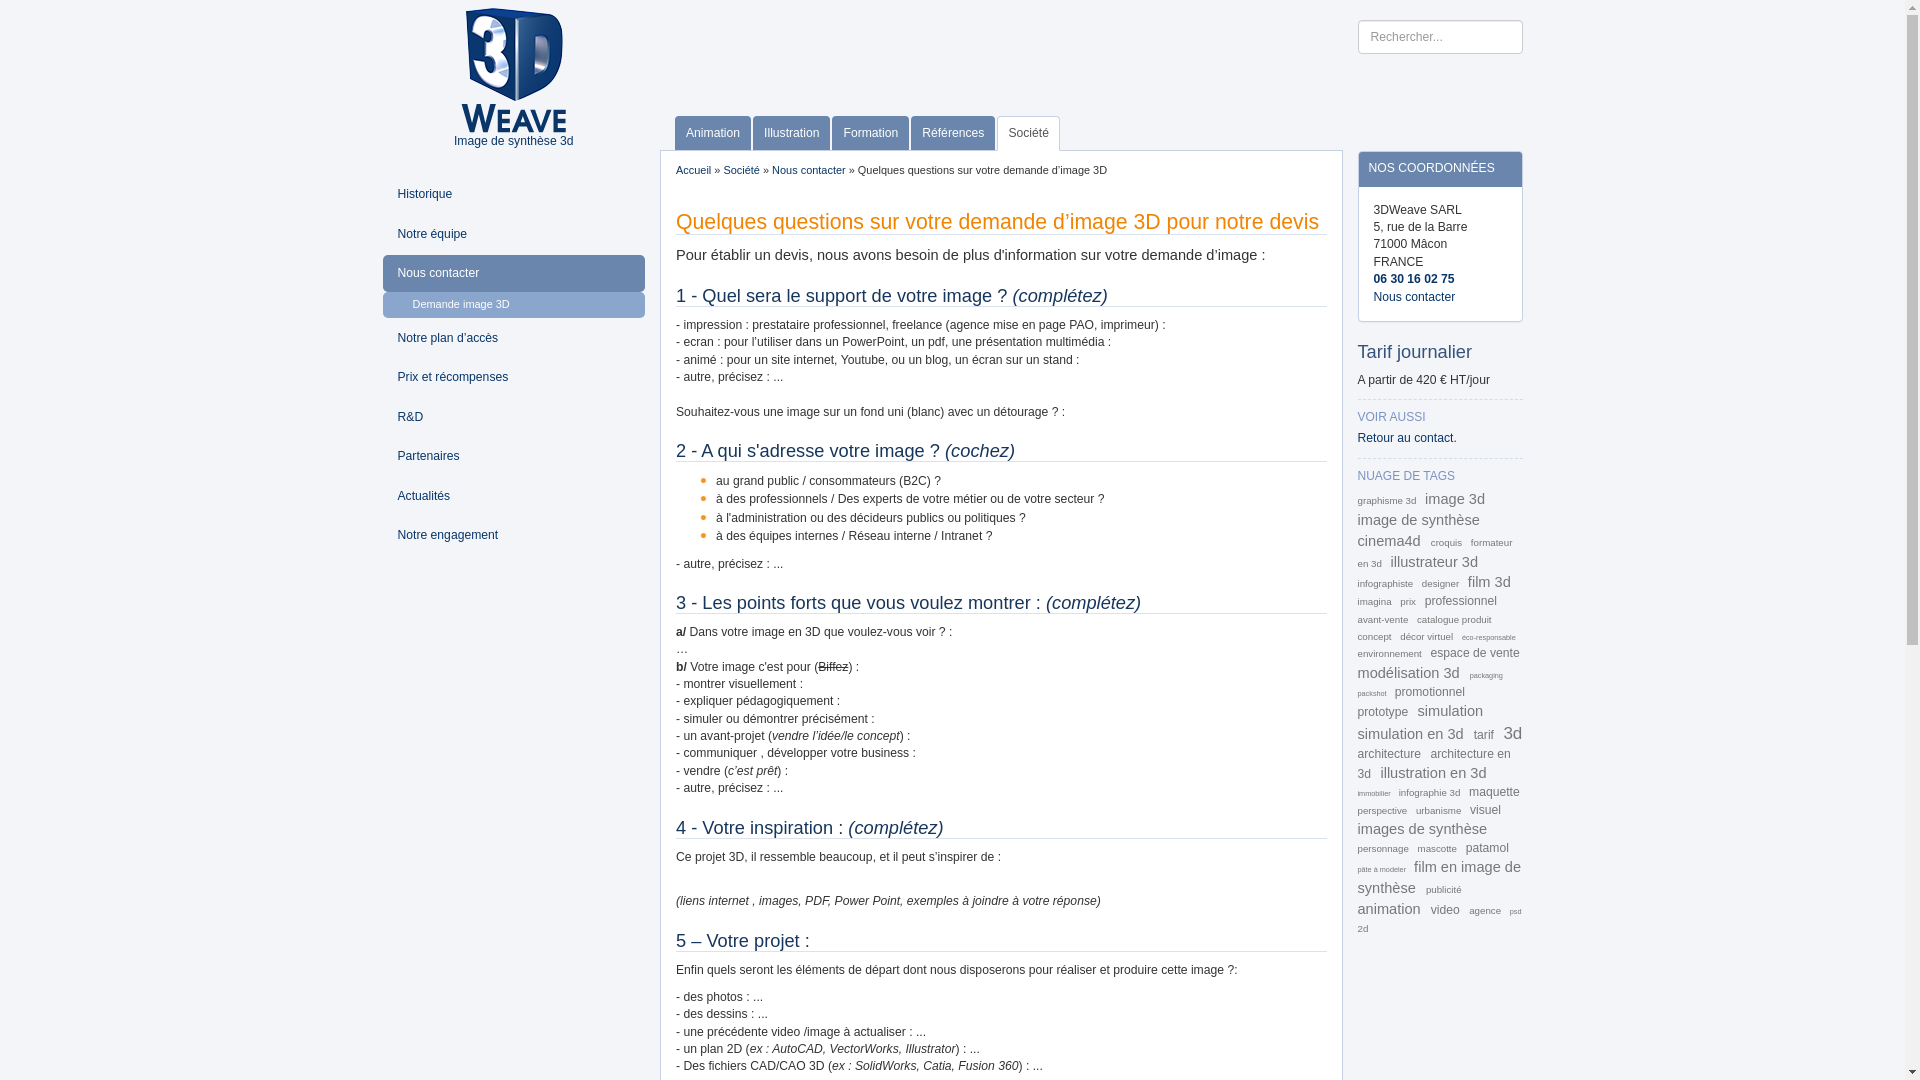 This screenshot has height=1080, width=1920. What do you see at coordinates (513, 273) in the screenshot?
I see `'Nous contacter'` at bounding box center [513, 273].